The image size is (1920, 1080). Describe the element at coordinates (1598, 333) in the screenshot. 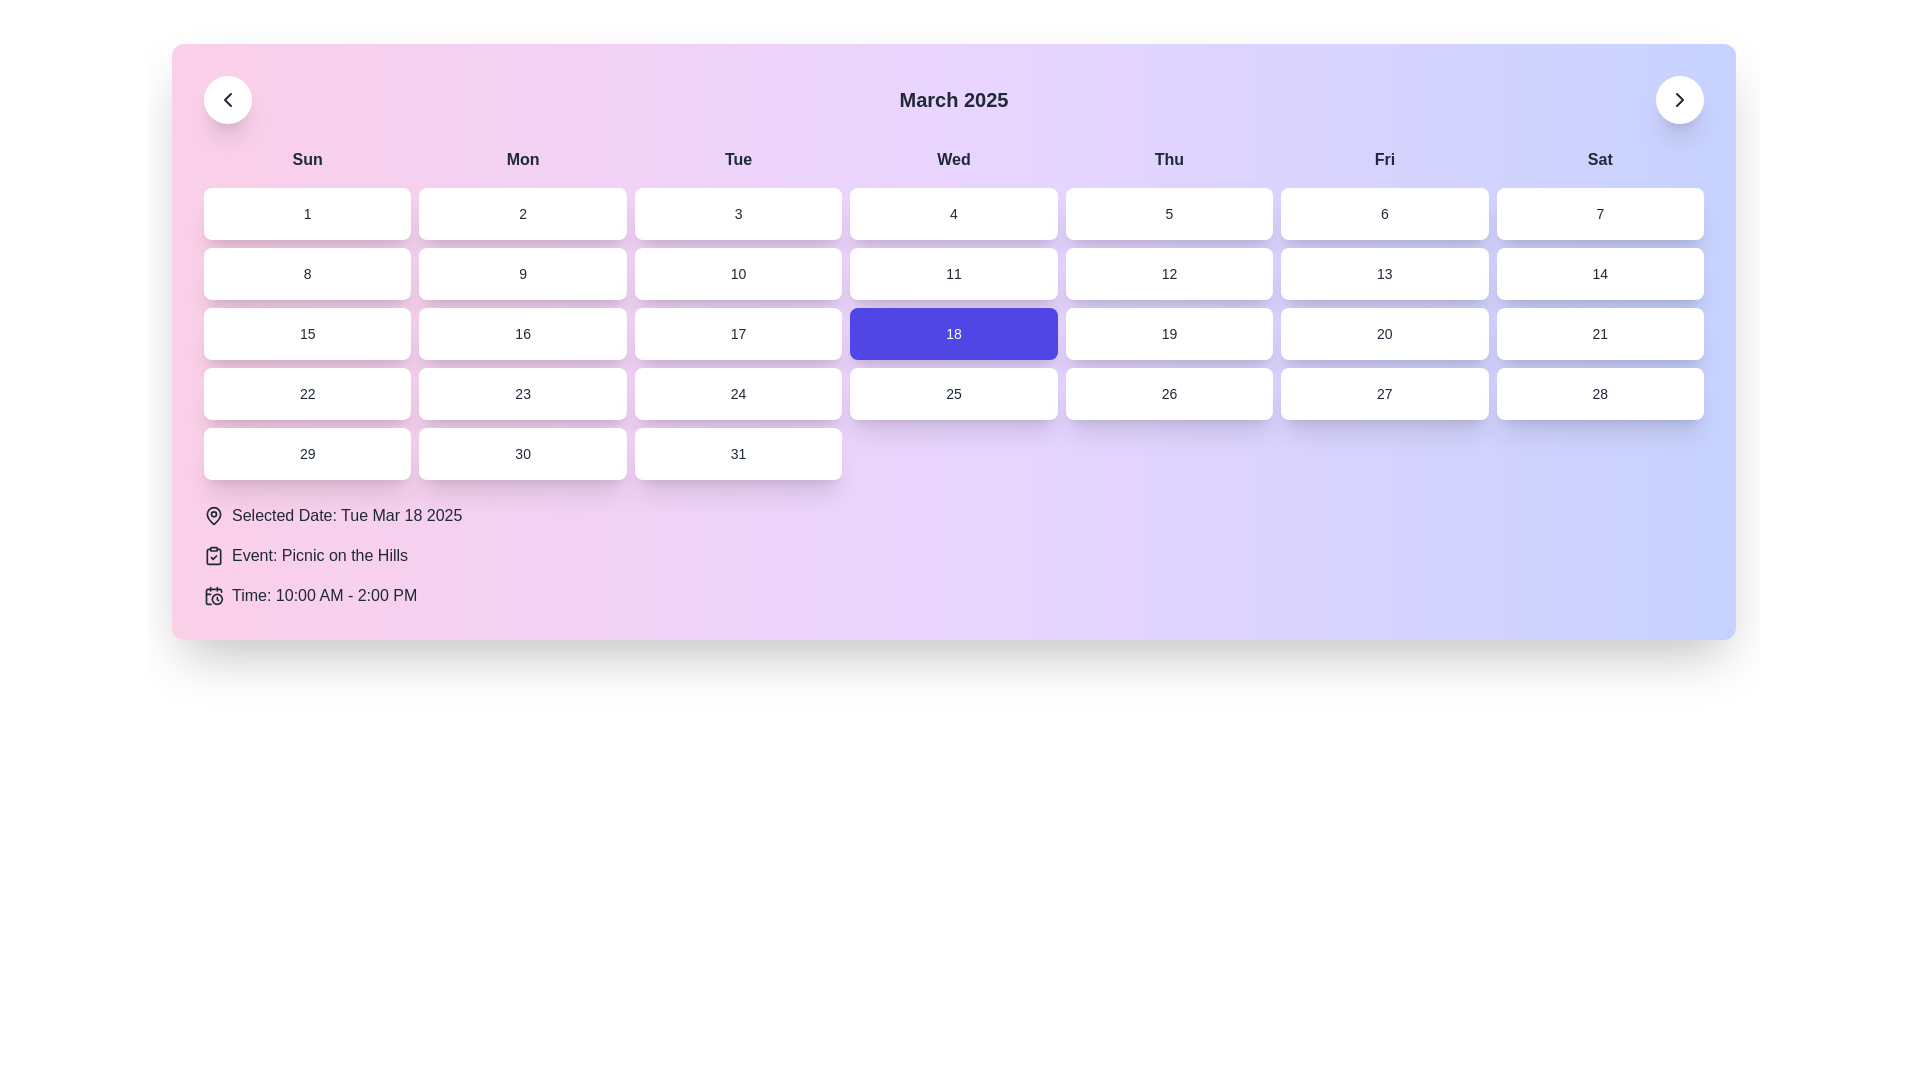

I see `the button representing the 21st day of the month` at that location.